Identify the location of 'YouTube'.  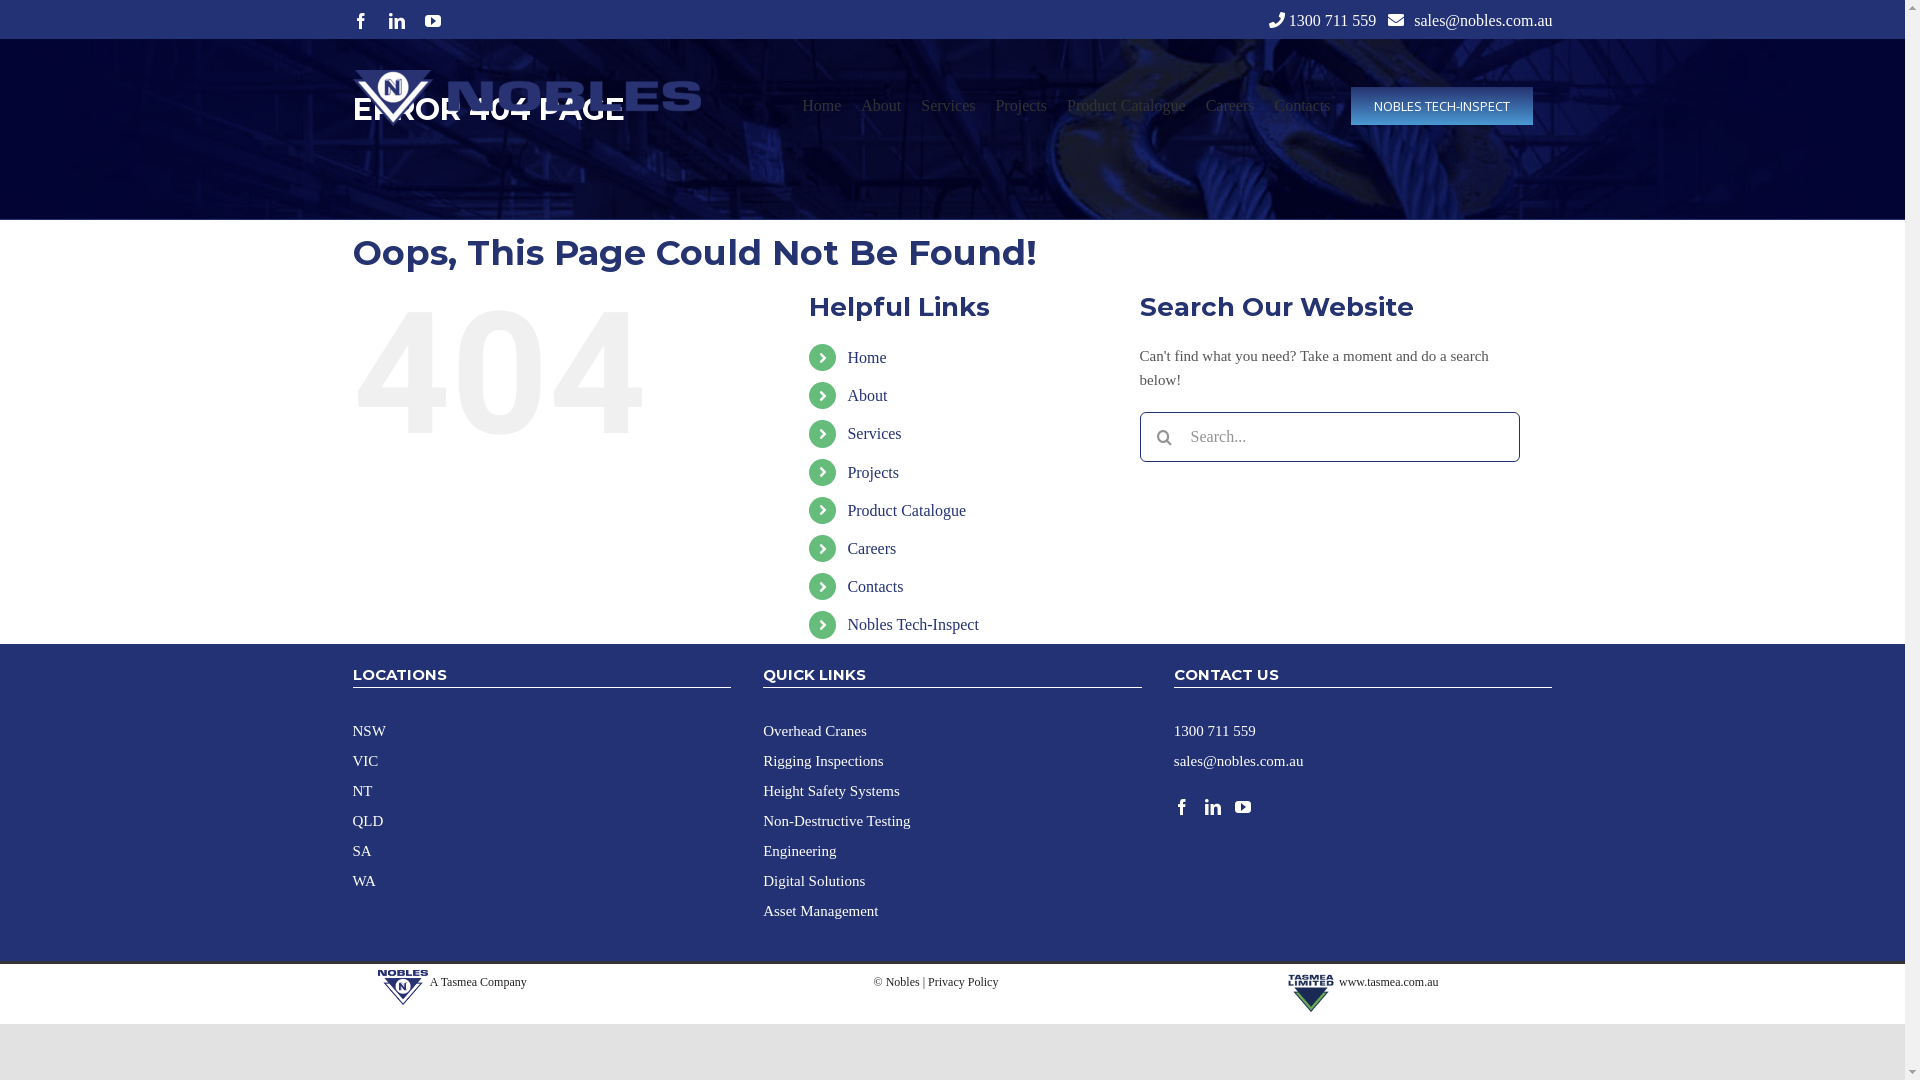
(422, 20).